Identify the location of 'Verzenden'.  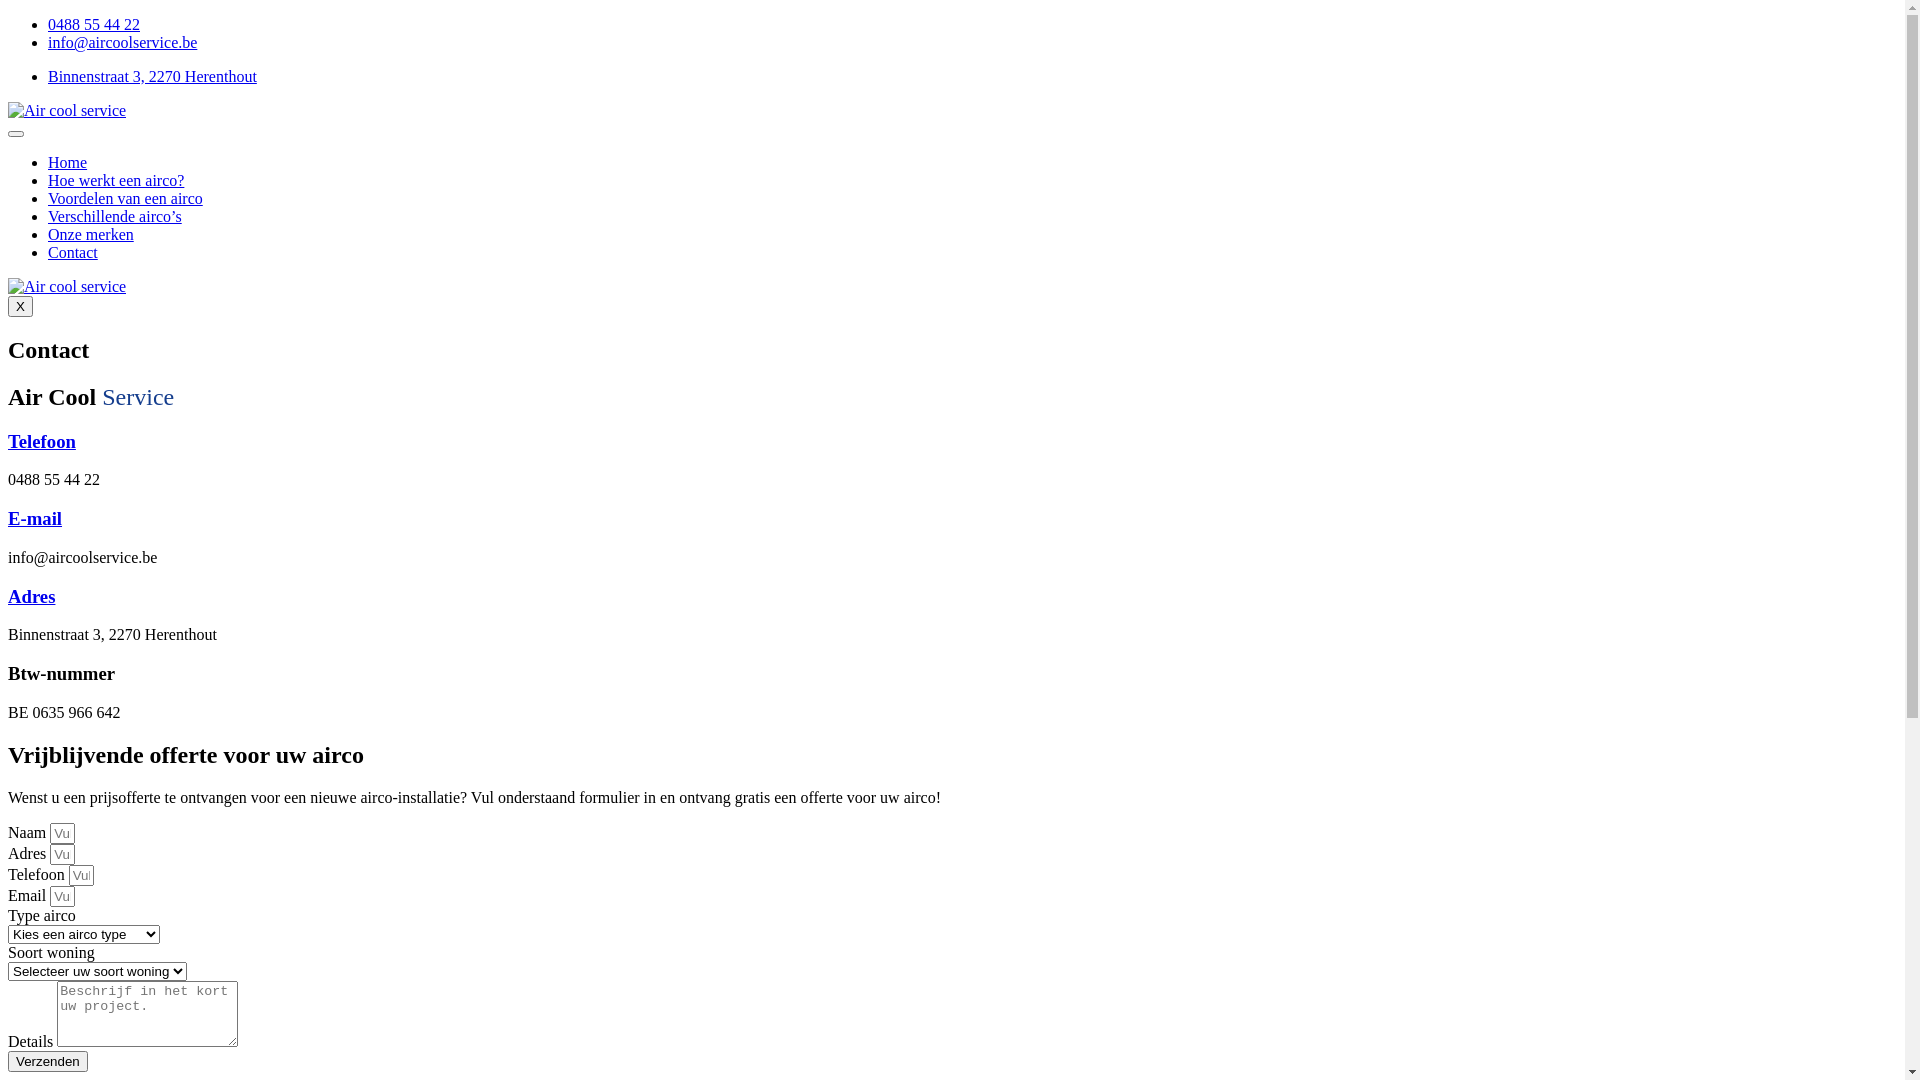
(8, 1060).